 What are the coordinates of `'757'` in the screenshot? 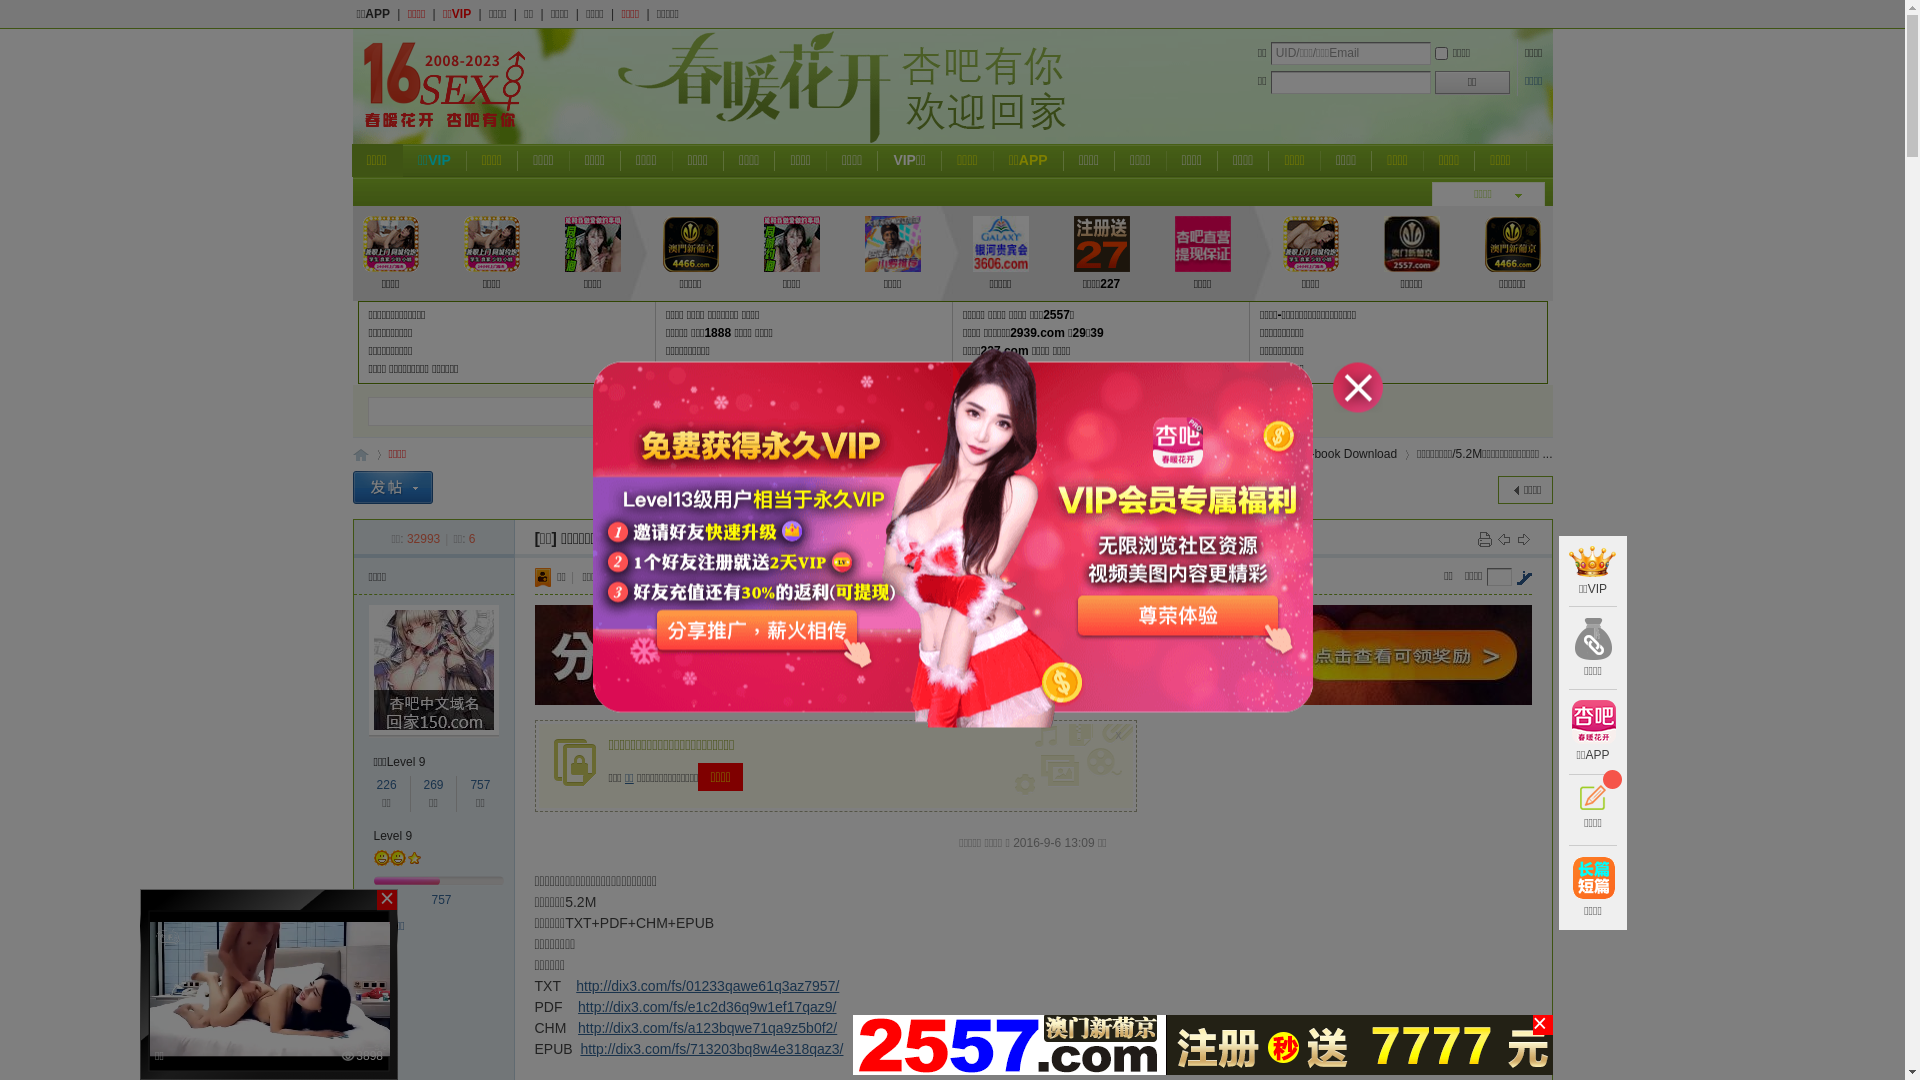 It's located at (440, 898).